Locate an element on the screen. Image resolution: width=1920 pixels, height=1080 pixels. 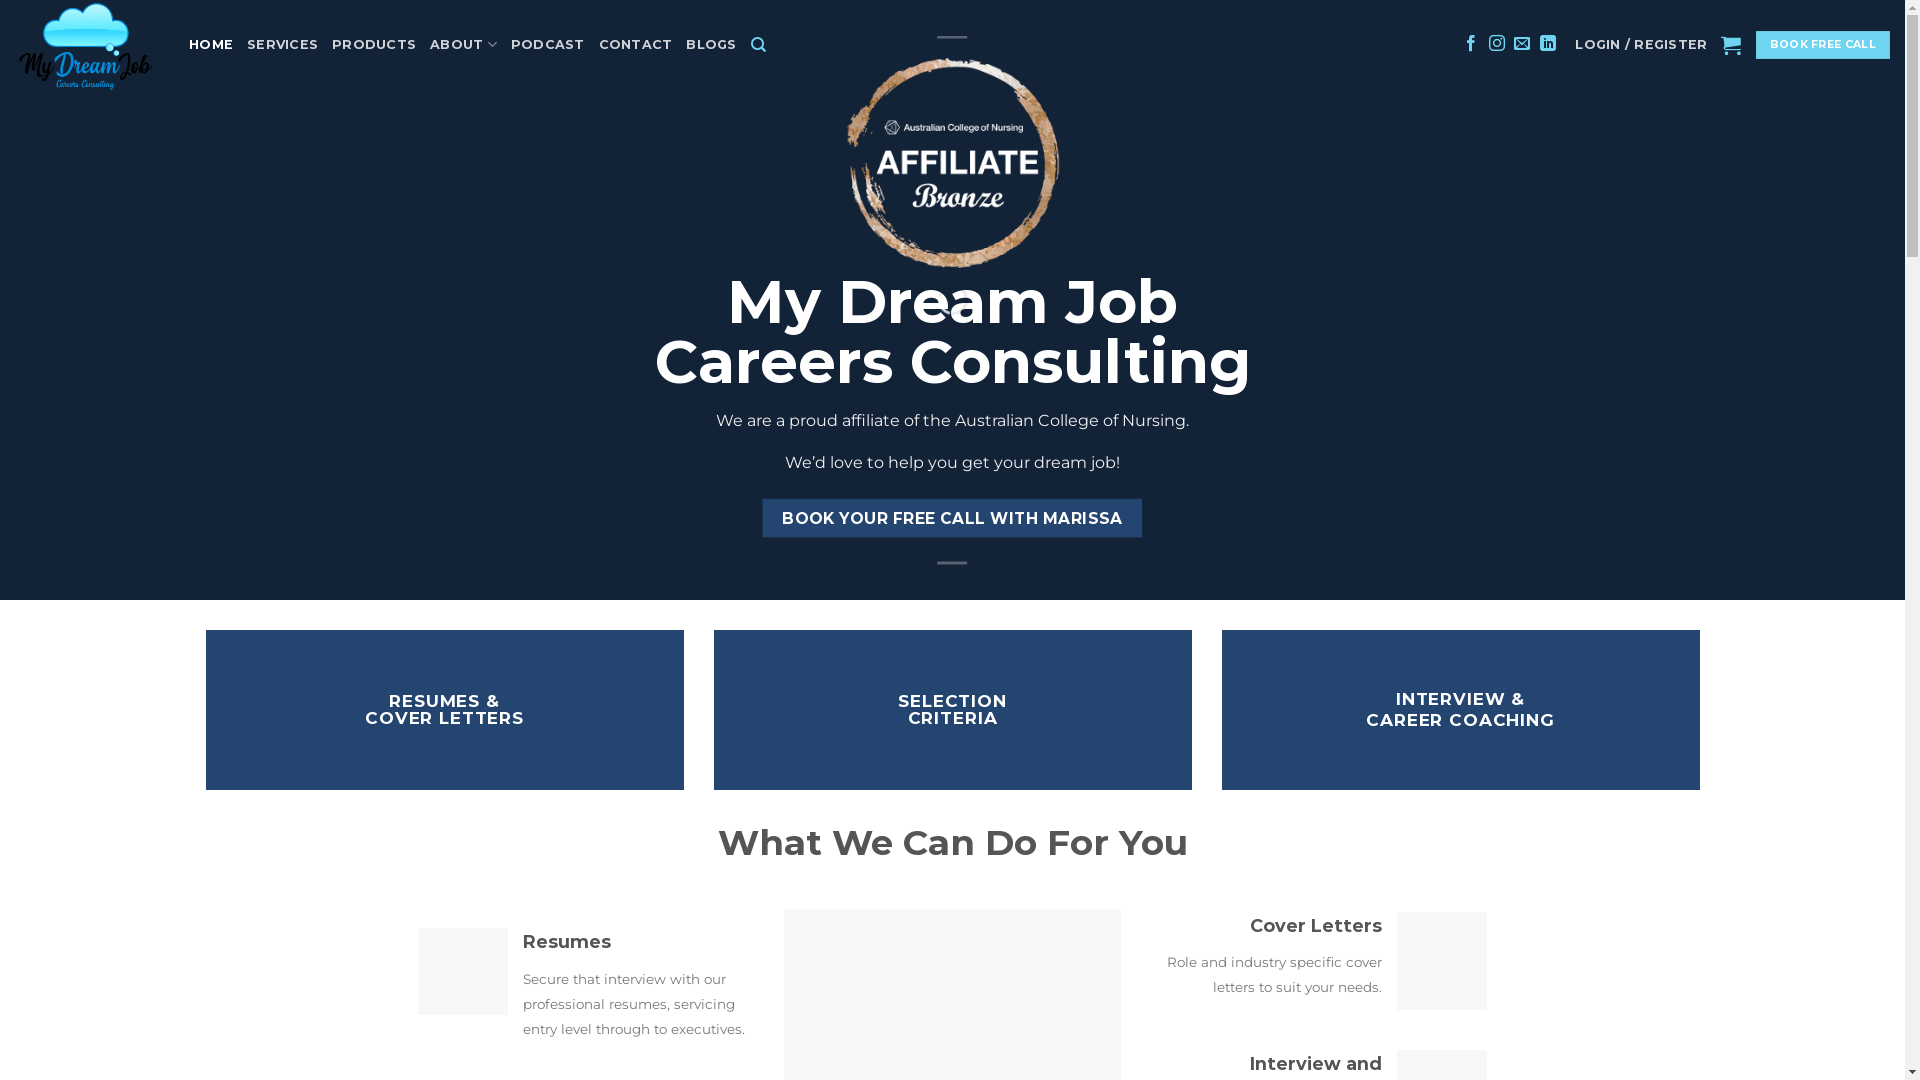
'Follow on LinkedIn' is located at coordinates (1547, 43).